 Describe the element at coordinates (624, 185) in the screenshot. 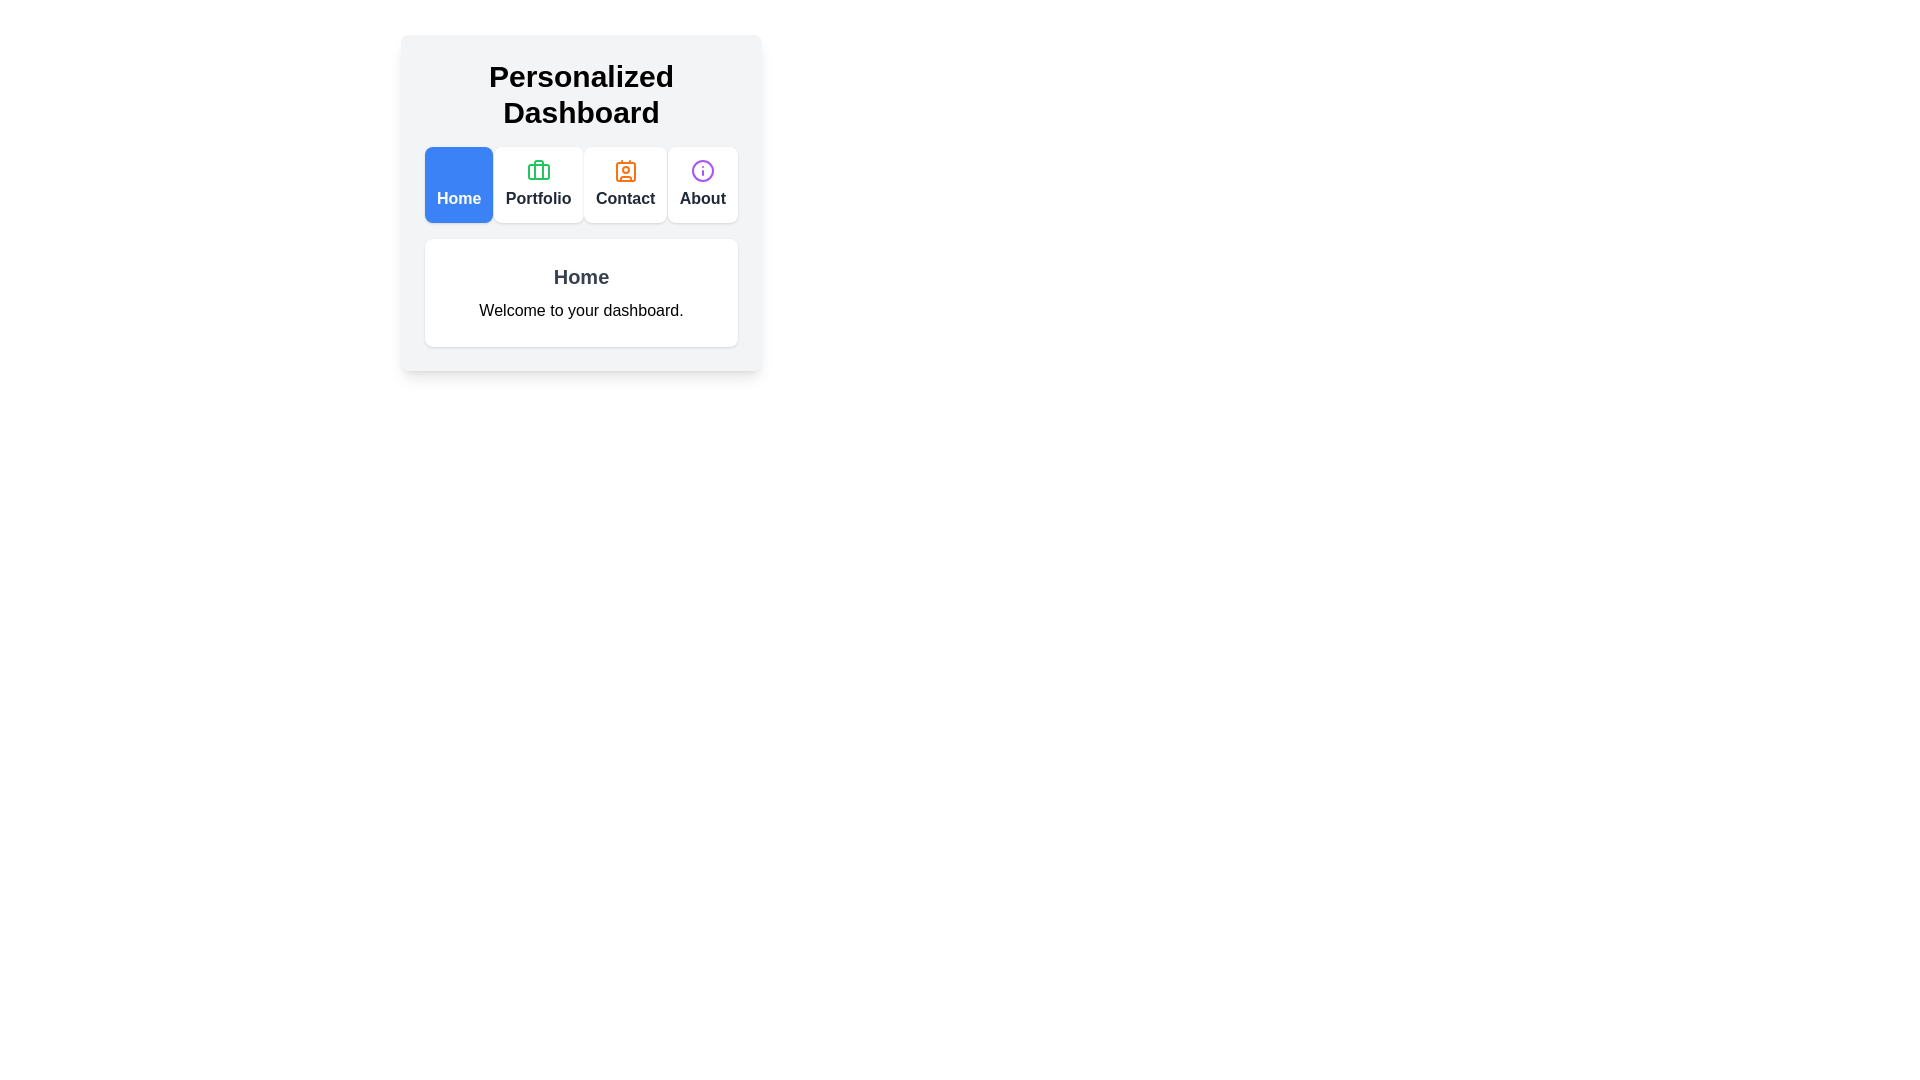

I see `the tab labeled Contact` at that location.